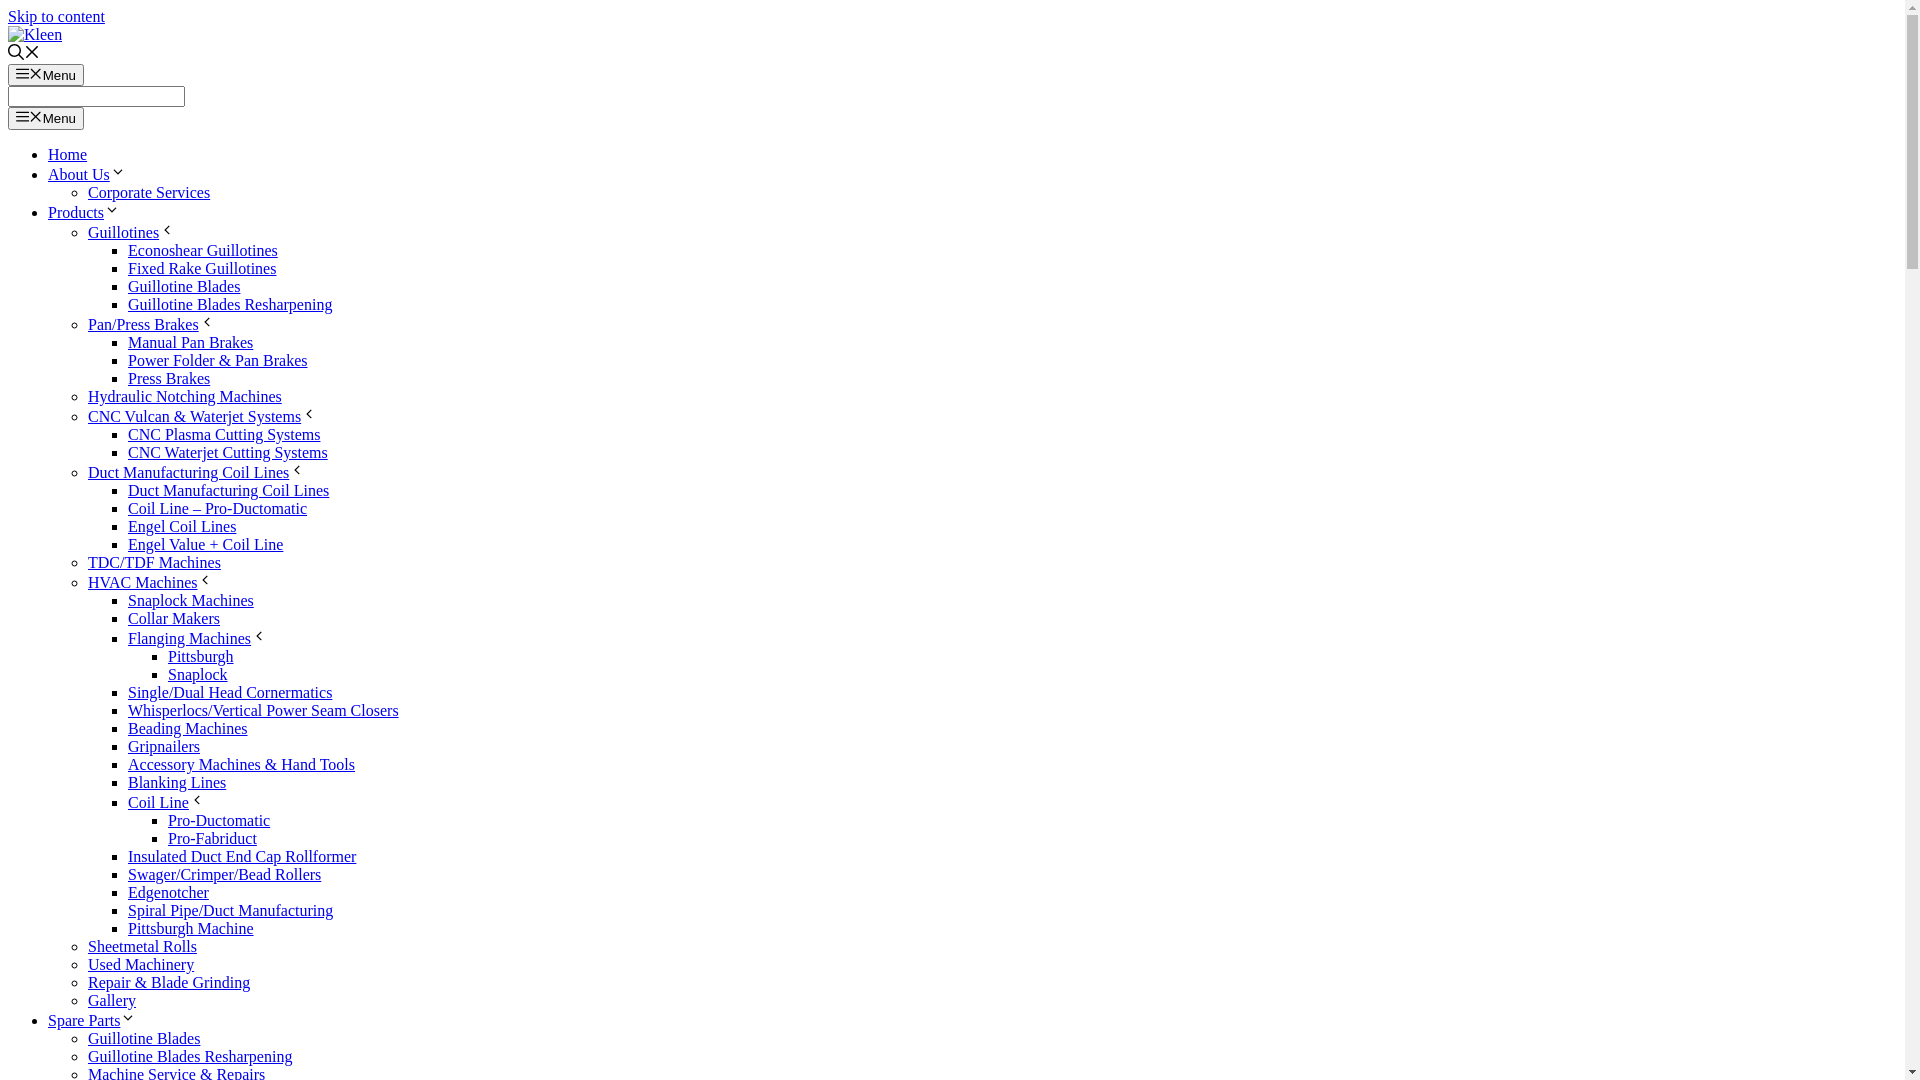 This screenshot has width=1920, height=1080. I want to click on 'Repair & Blade Grinding', so click(86, 981).